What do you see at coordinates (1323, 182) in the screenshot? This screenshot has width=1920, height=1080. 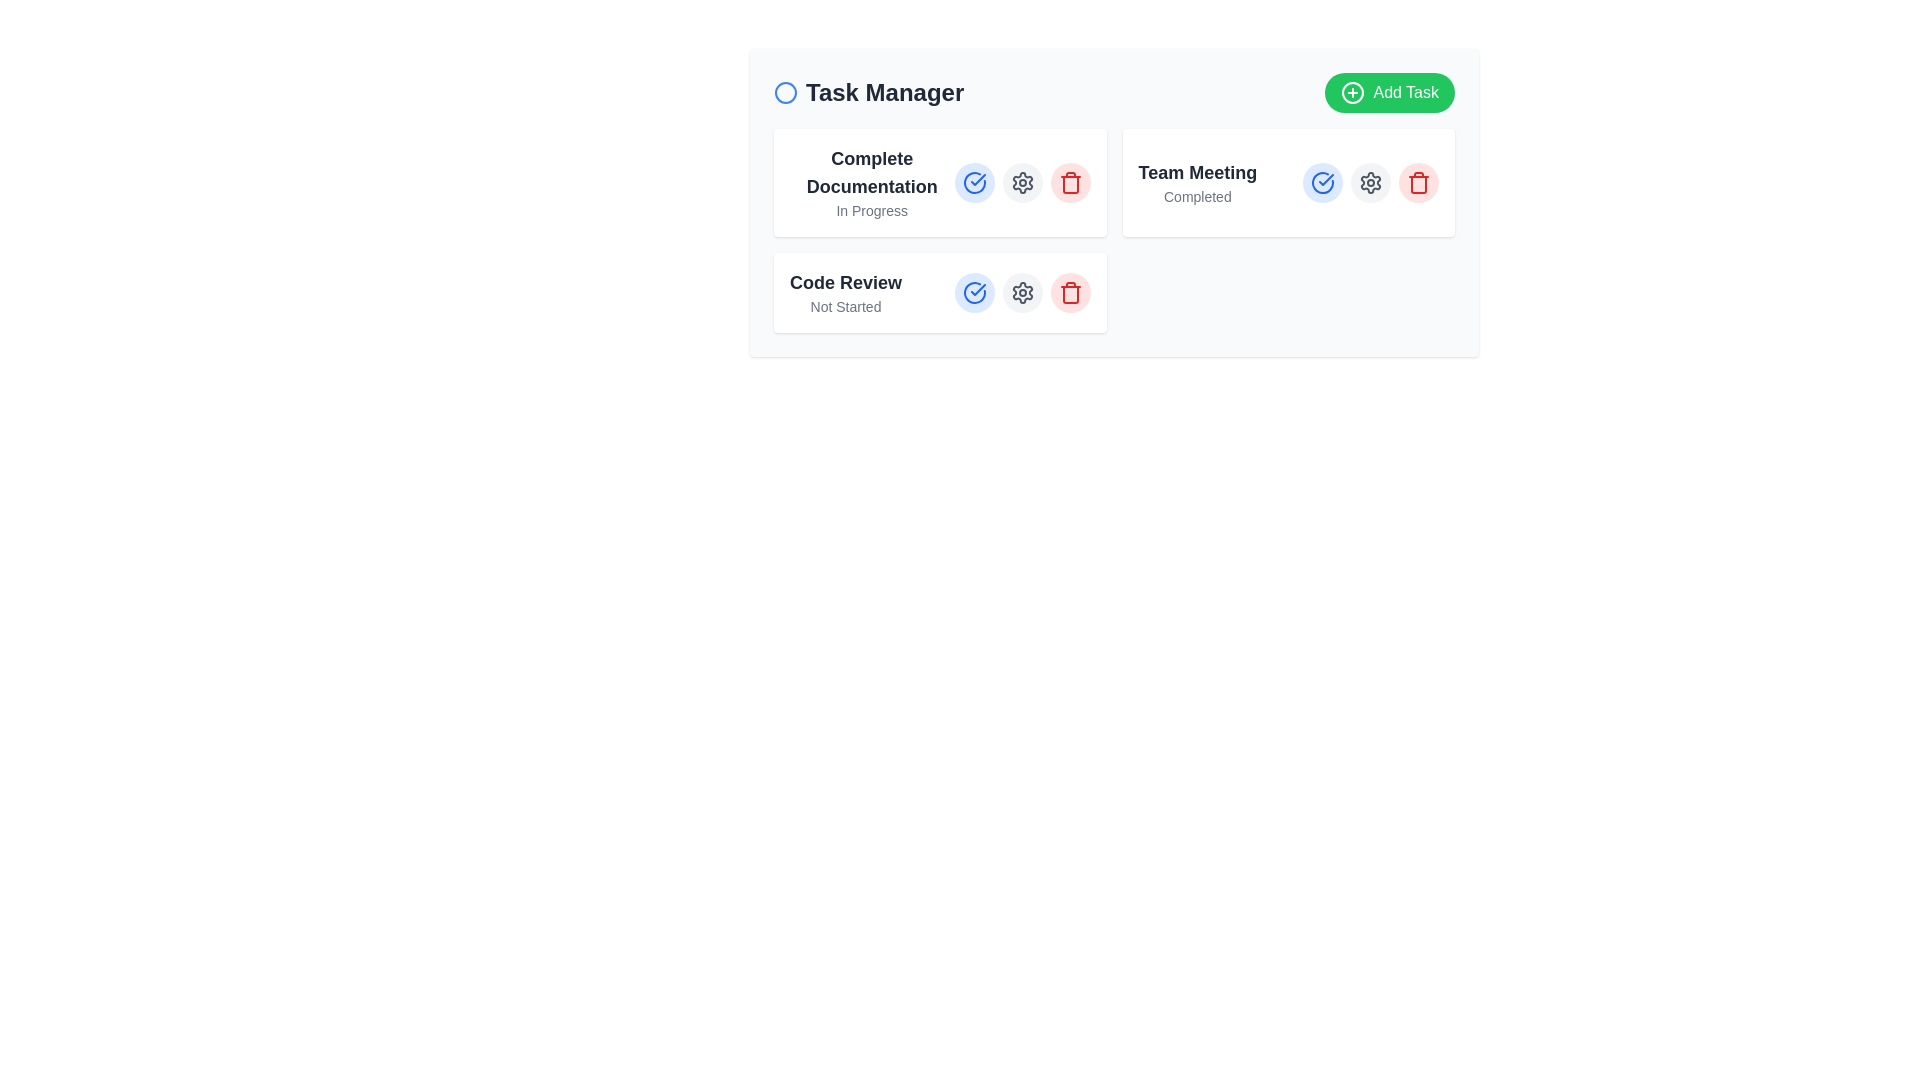 I see `the blue outlined circle icon with a checkmark inside, located` at bounding box center [1323, 182].